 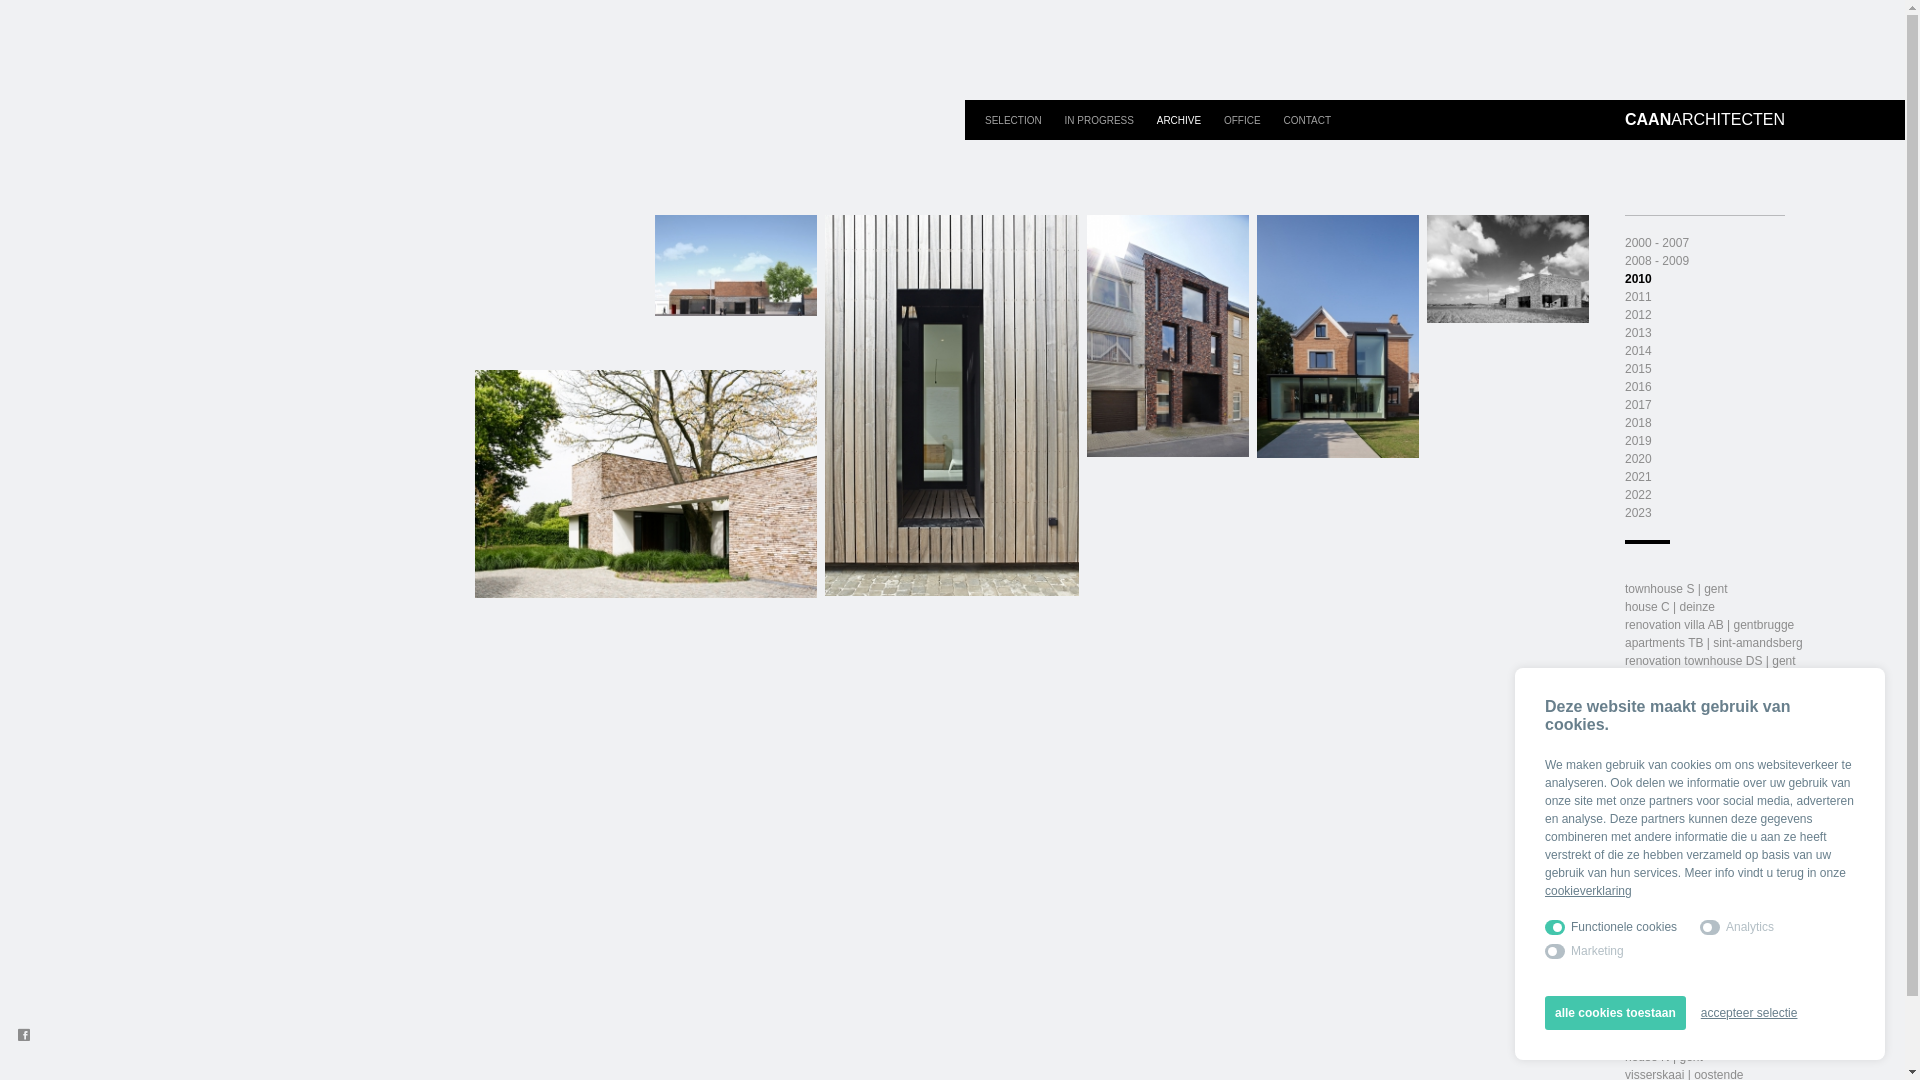 I want to click on '2015', so click(x=1638, y=369).